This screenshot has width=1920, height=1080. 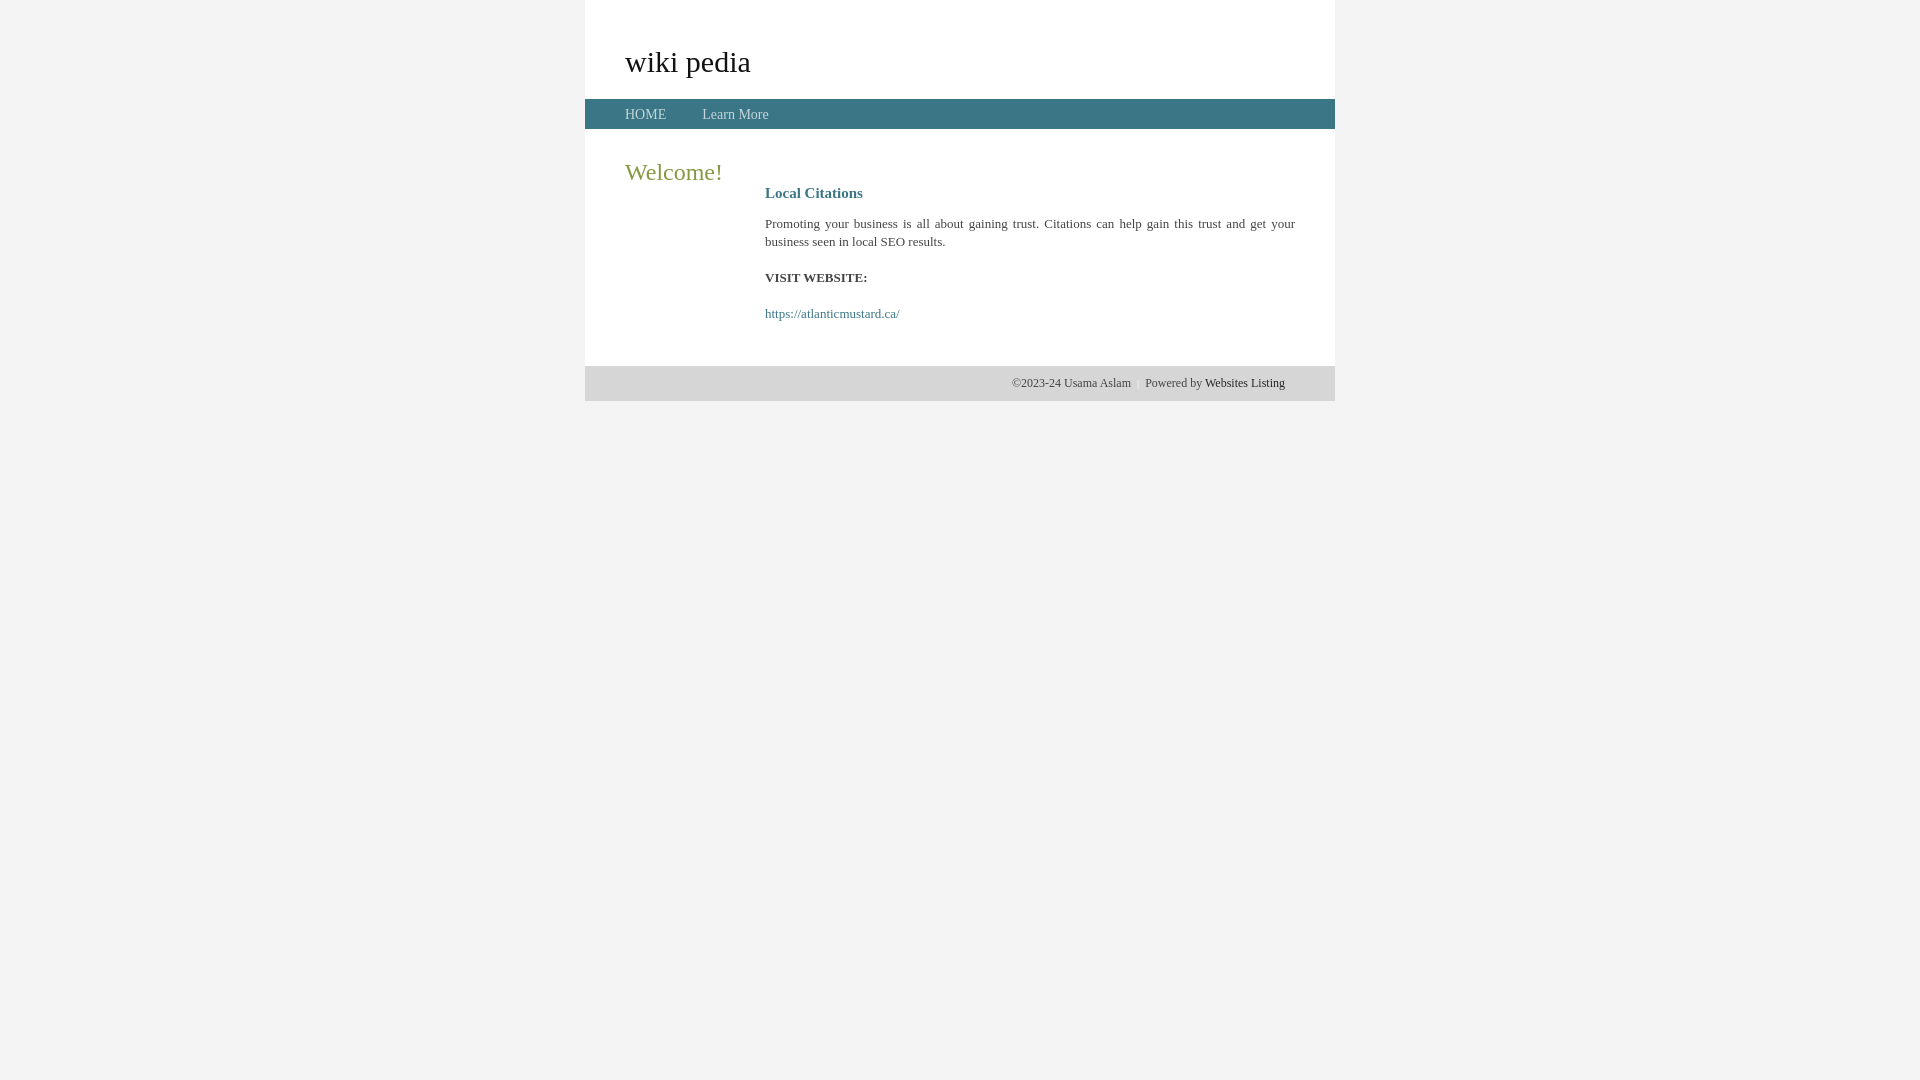 I want to click on 'https://atlanticmustard.ca/', so click(x=832, y=313).